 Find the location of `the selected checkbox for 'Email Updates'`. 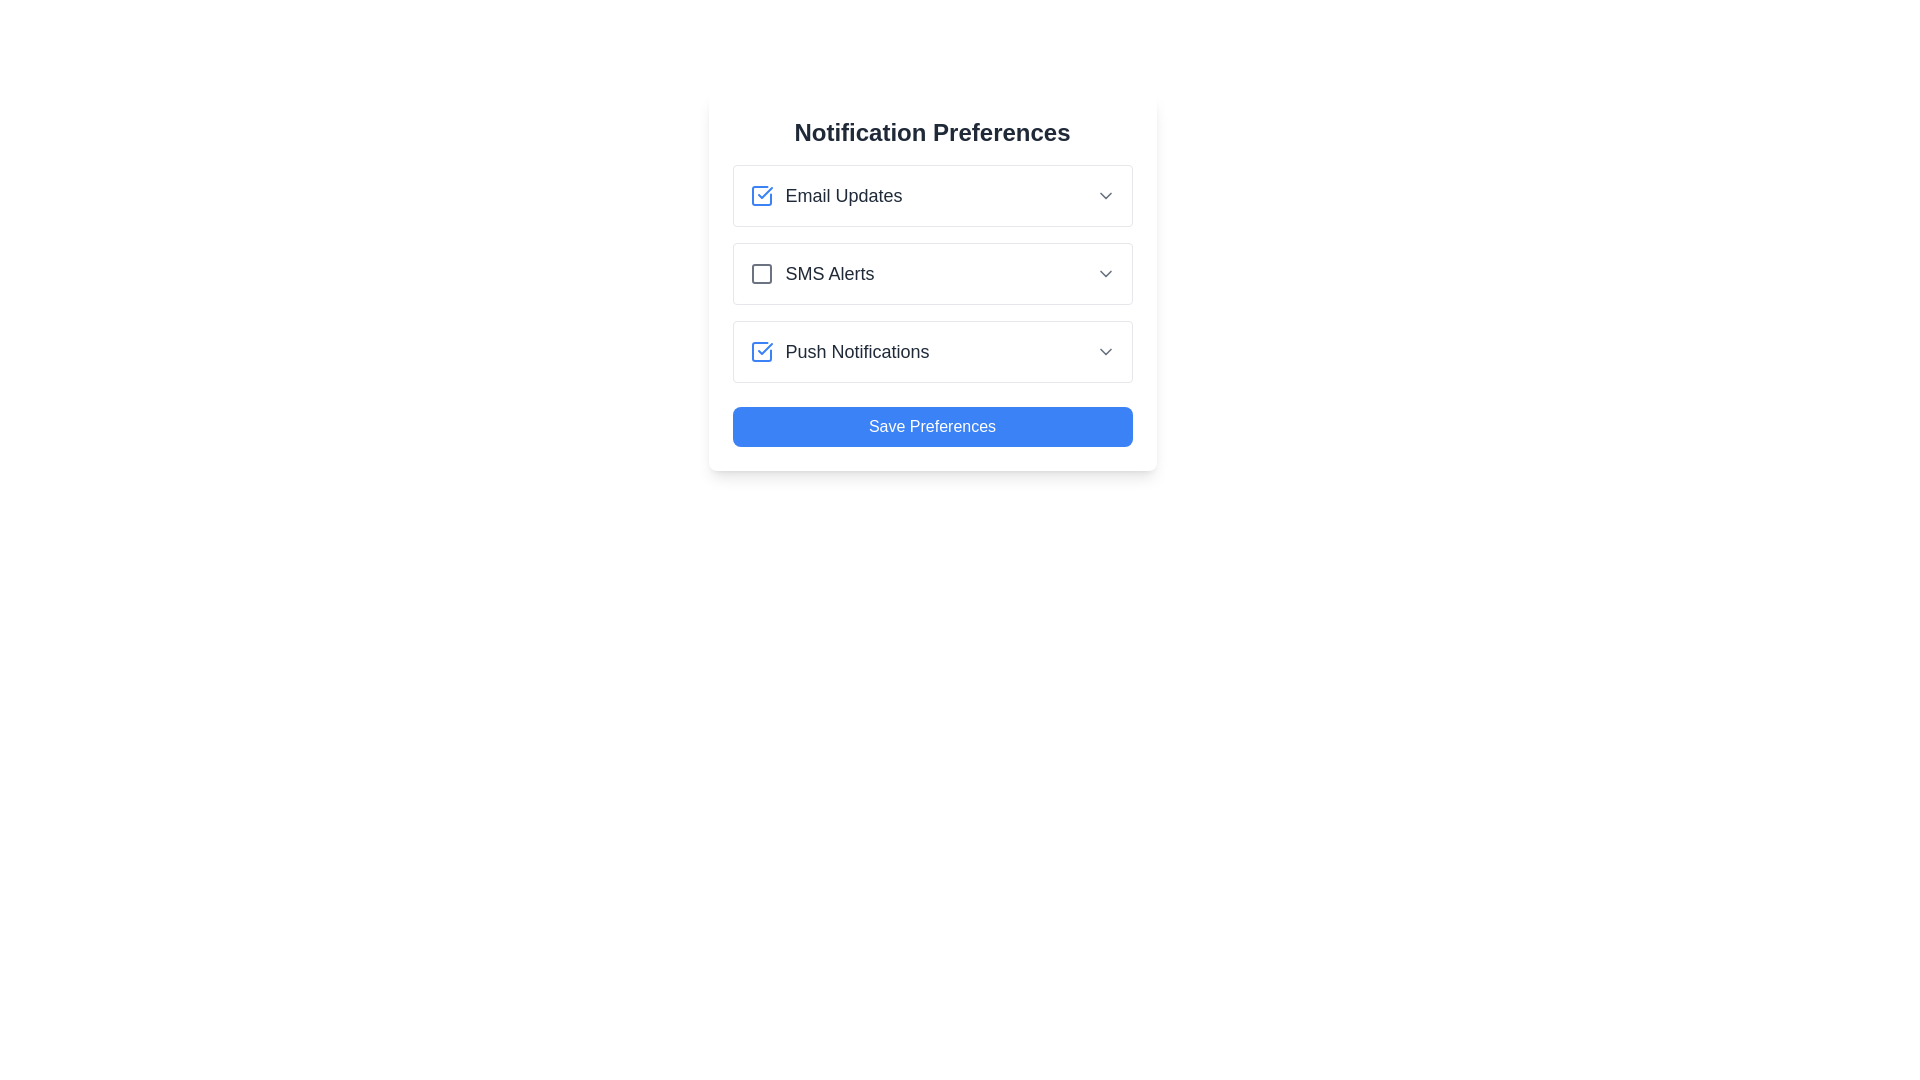

the selected checkbox for 'Email Updates' is located at coordinates (760, 196).